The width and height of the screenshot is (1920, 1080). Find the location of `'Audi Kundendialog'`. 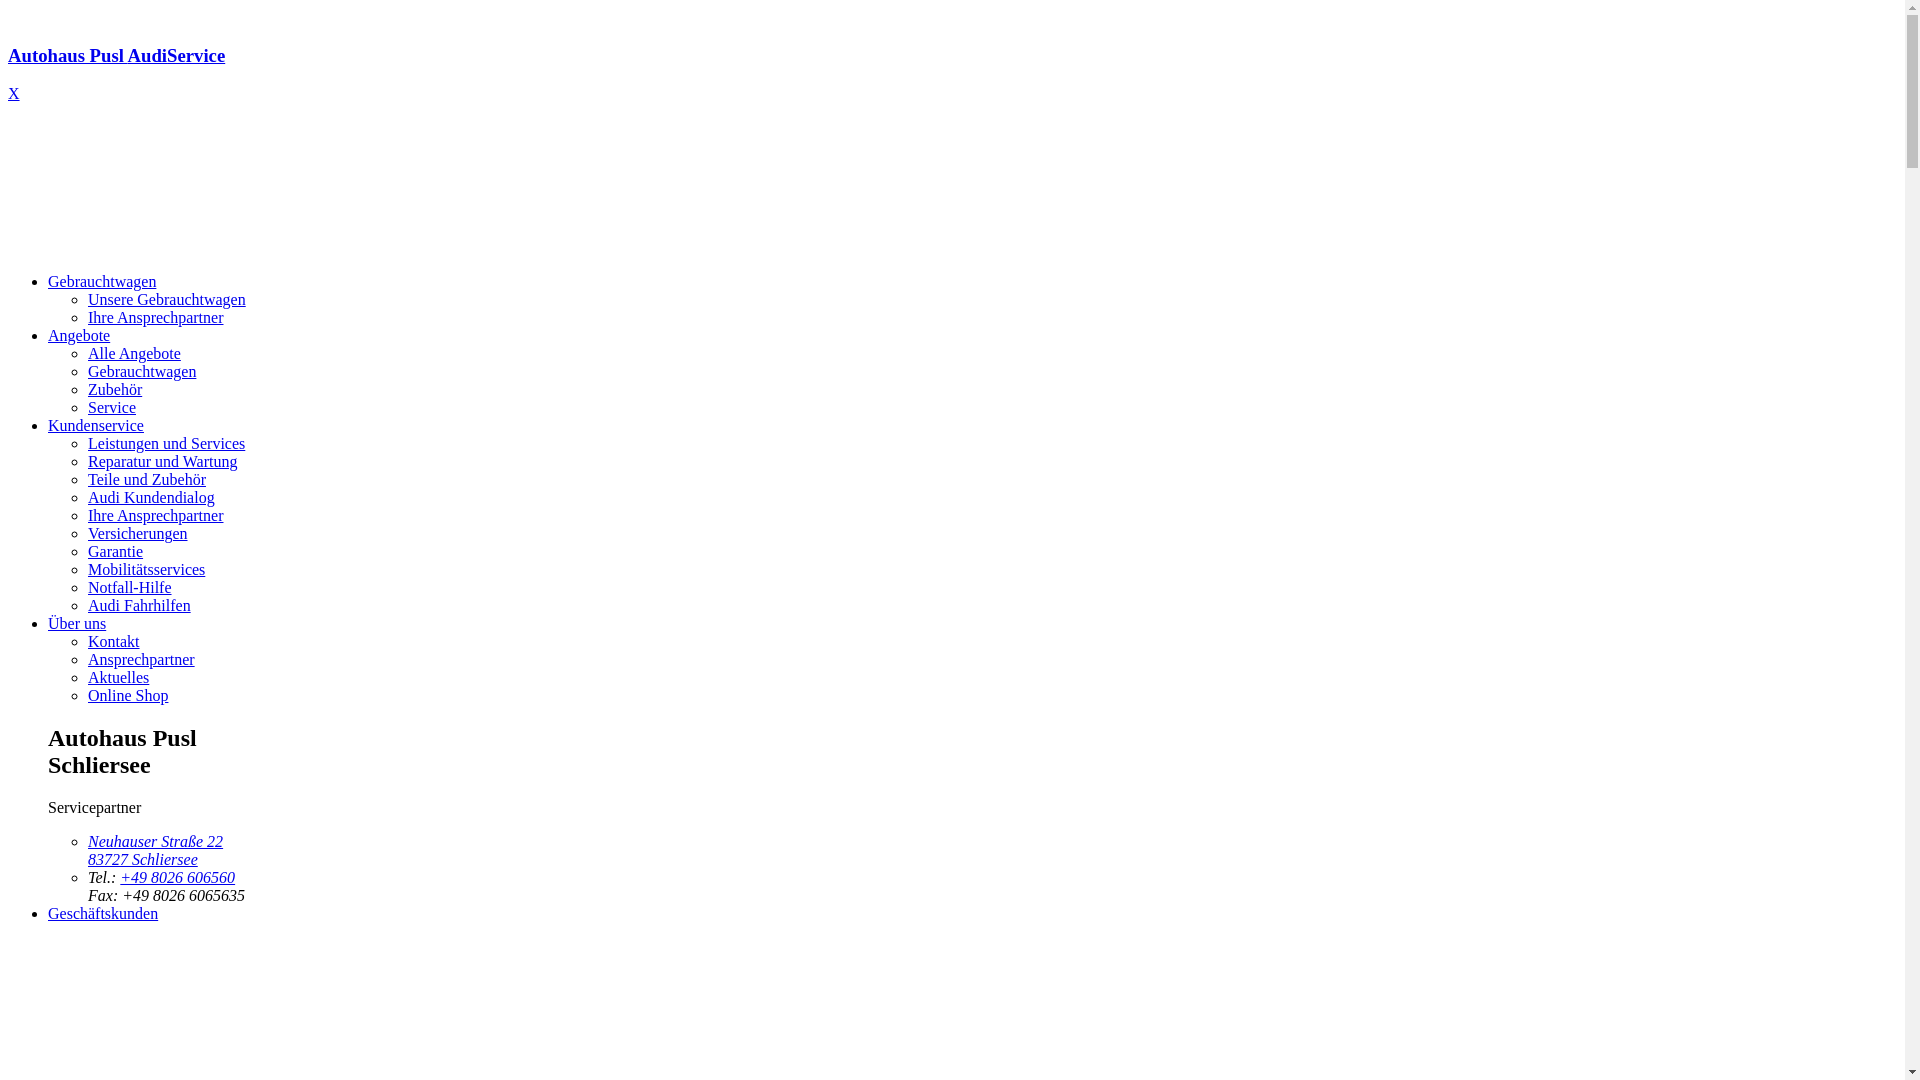

'Audi Kundendialog' is located at coordinates (150, 496).